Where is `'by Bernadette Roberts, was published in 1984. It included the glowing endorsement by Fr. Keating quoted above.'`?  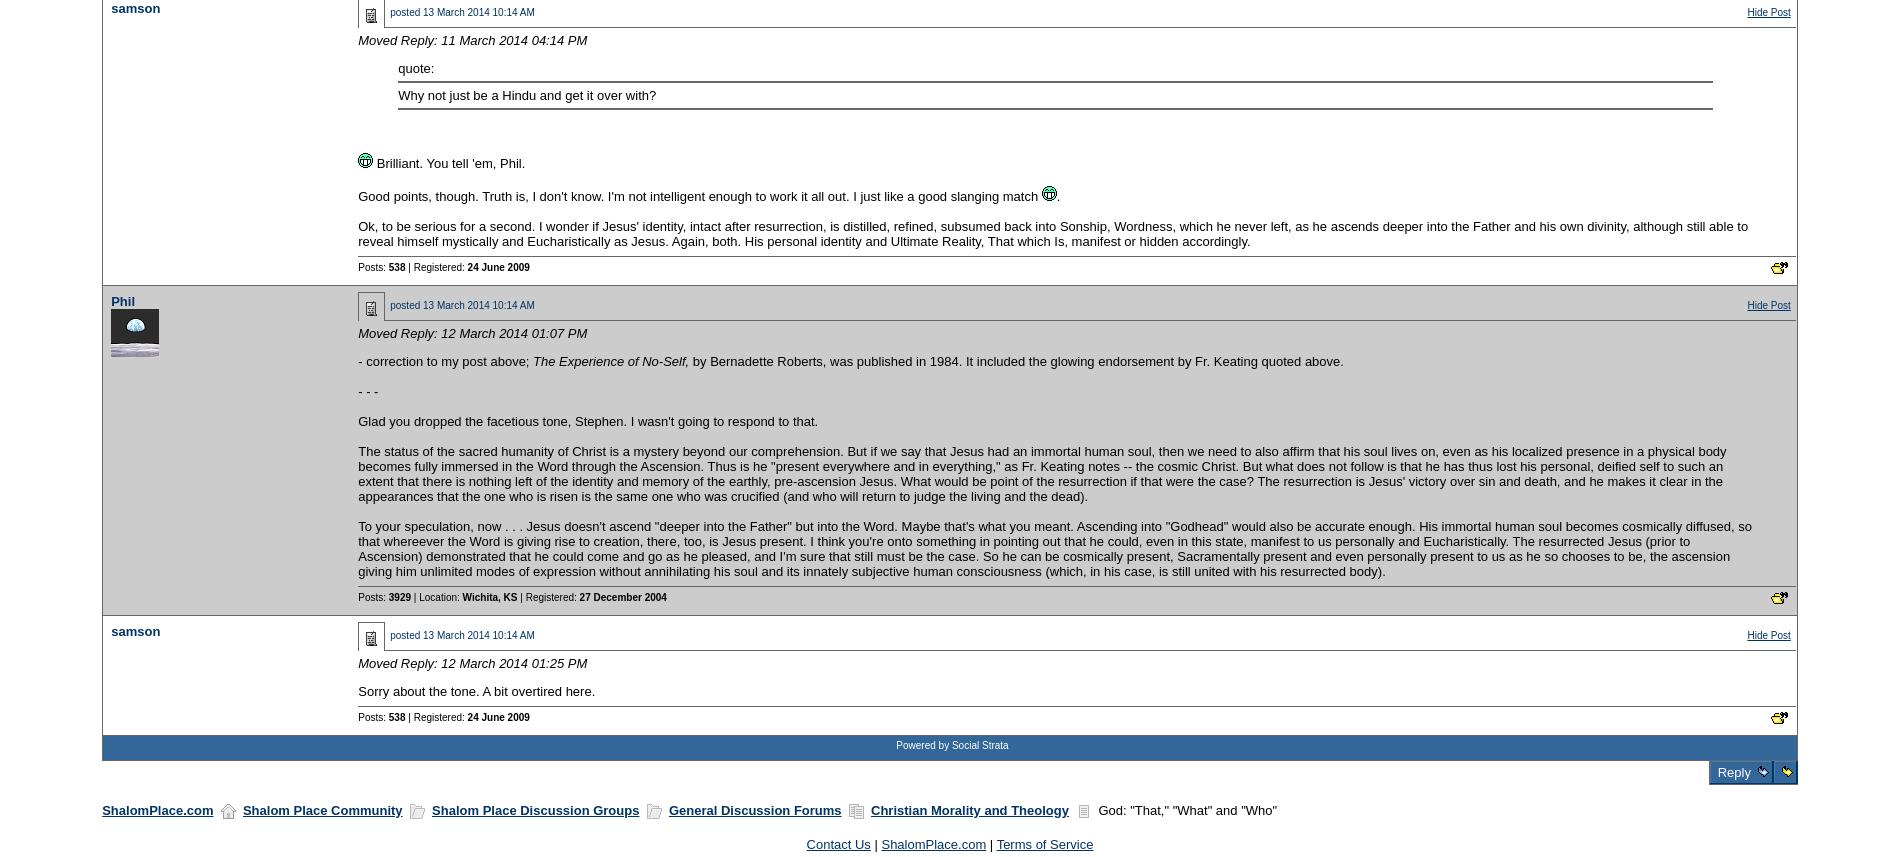
'by Bernadette Roberts, was published in 1984. It included the glowing endorsement by Fr. Keating quoted above.' is located at coordinates (1015, 359).